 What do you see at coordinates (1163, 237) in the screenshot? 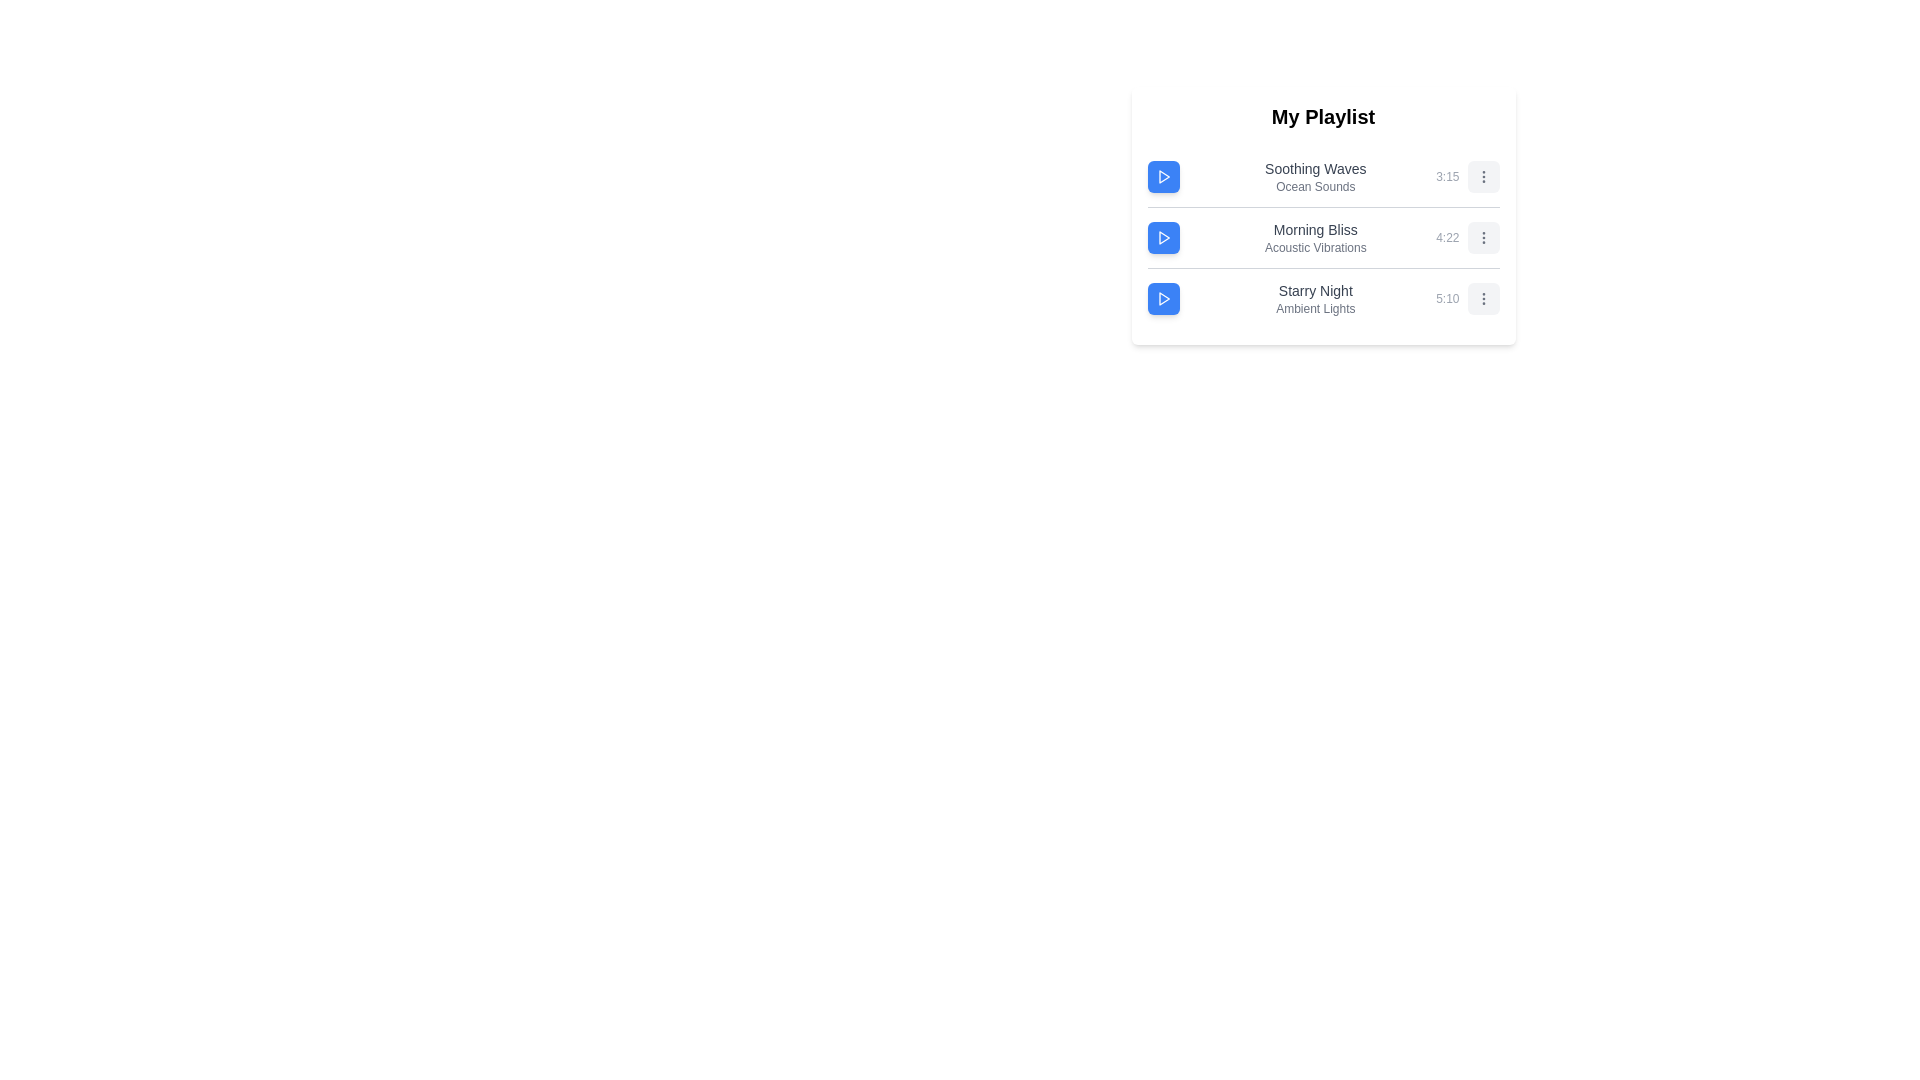
I see `the blue rectangular button containing the triangular play icon for the 'Morning Bliss' playlist` at bounding box center [1163, 237].